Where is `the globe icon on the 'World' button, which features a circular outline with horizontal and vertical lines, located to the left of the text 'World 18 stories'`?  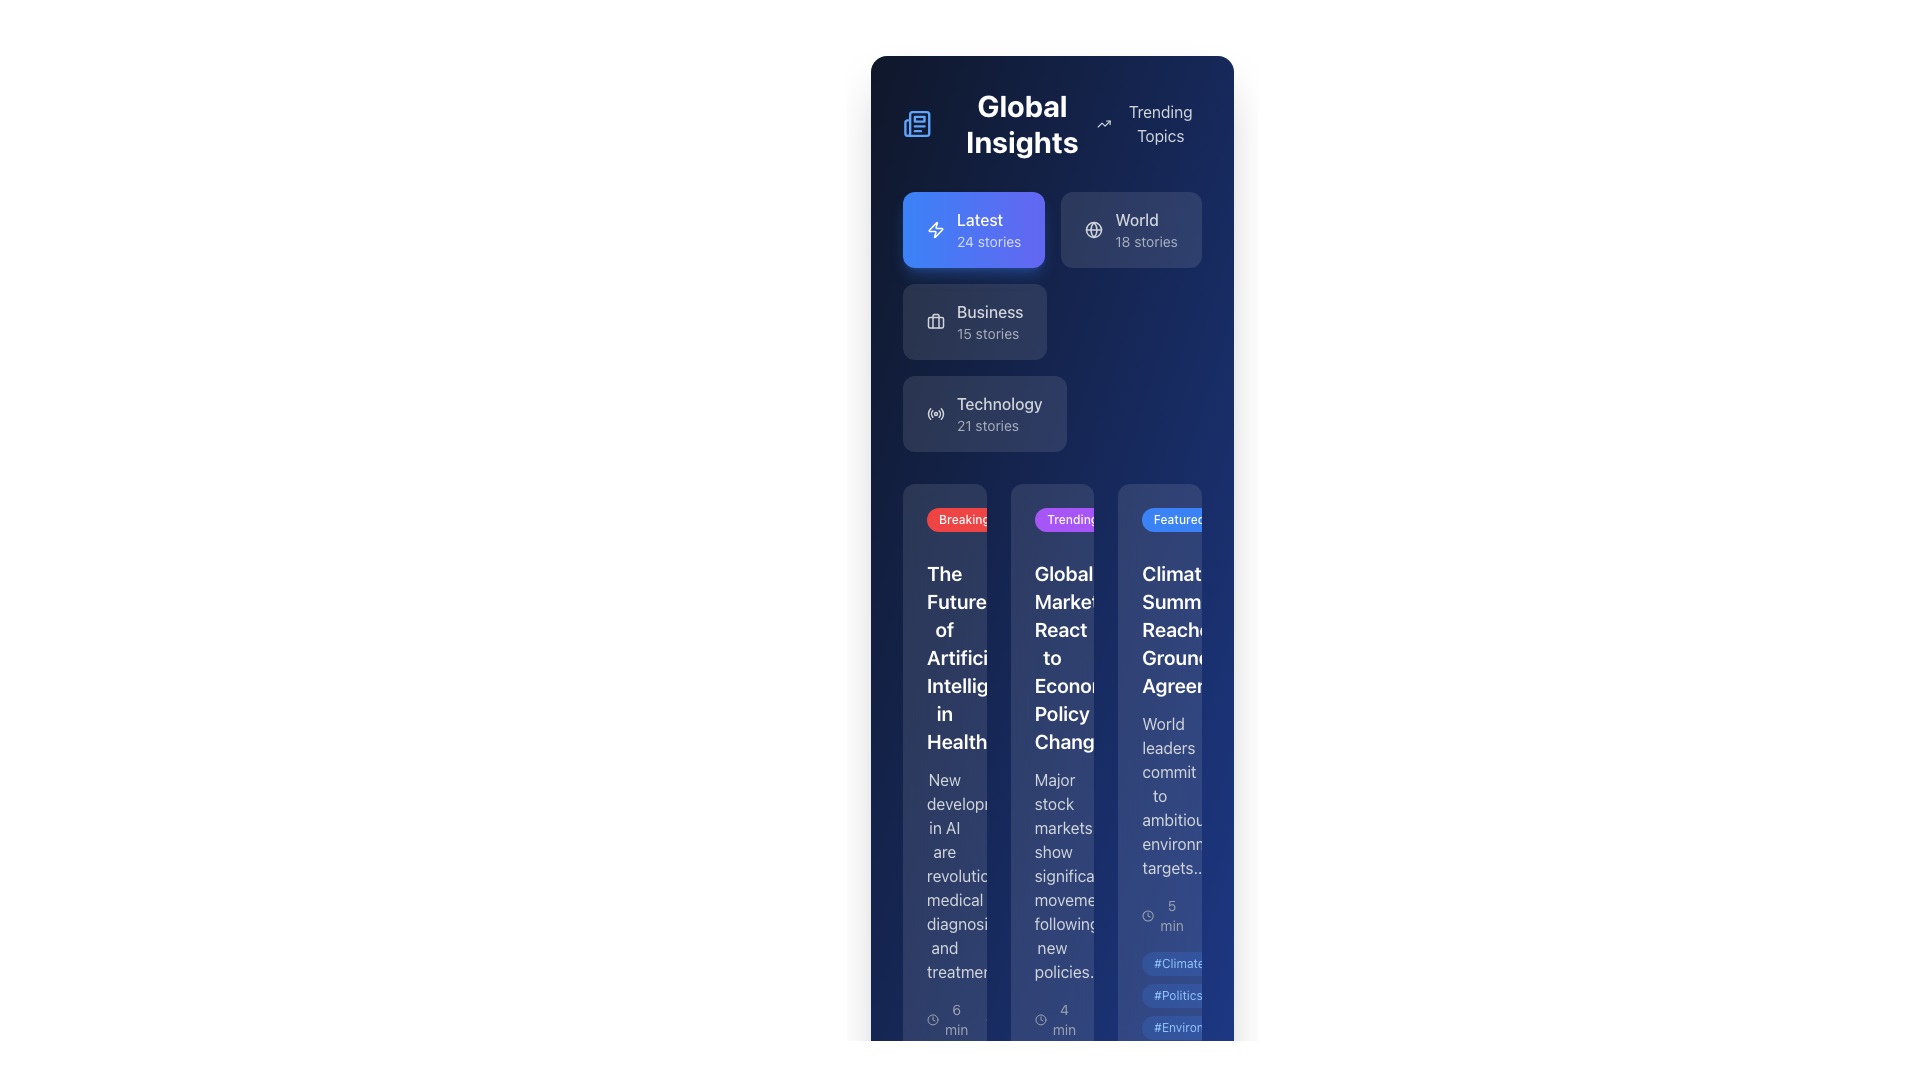
the globe icon on the 'World' button, which features a circular outline with horizontal and vertical lines, located to the left of the text 'World 18 stories' is located at coordinates (1093, 229).